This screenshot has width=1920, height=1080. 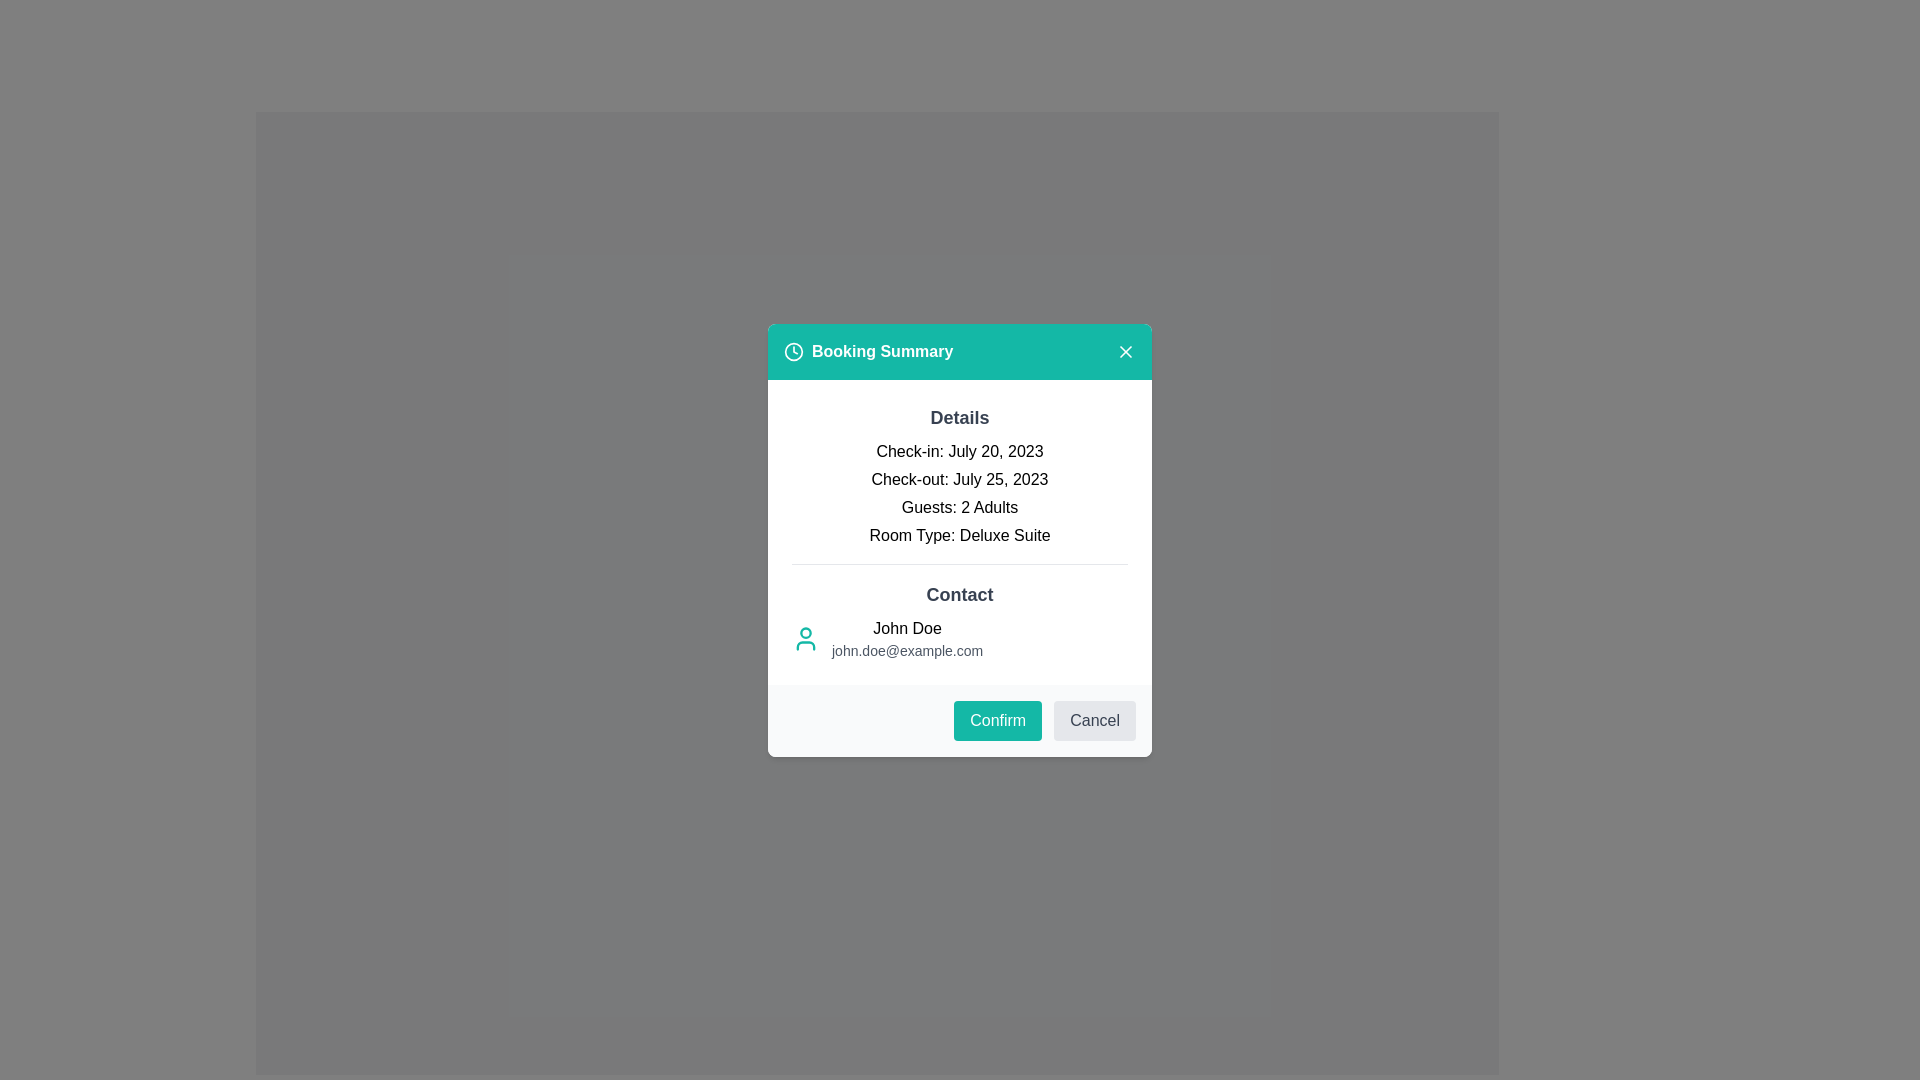 What do you see at coordinates (1126, 350) in the screenshot?
I see `the close button with an 'X' icon located at the top-right corner of the modal header` at bounding box center [1126, 350].